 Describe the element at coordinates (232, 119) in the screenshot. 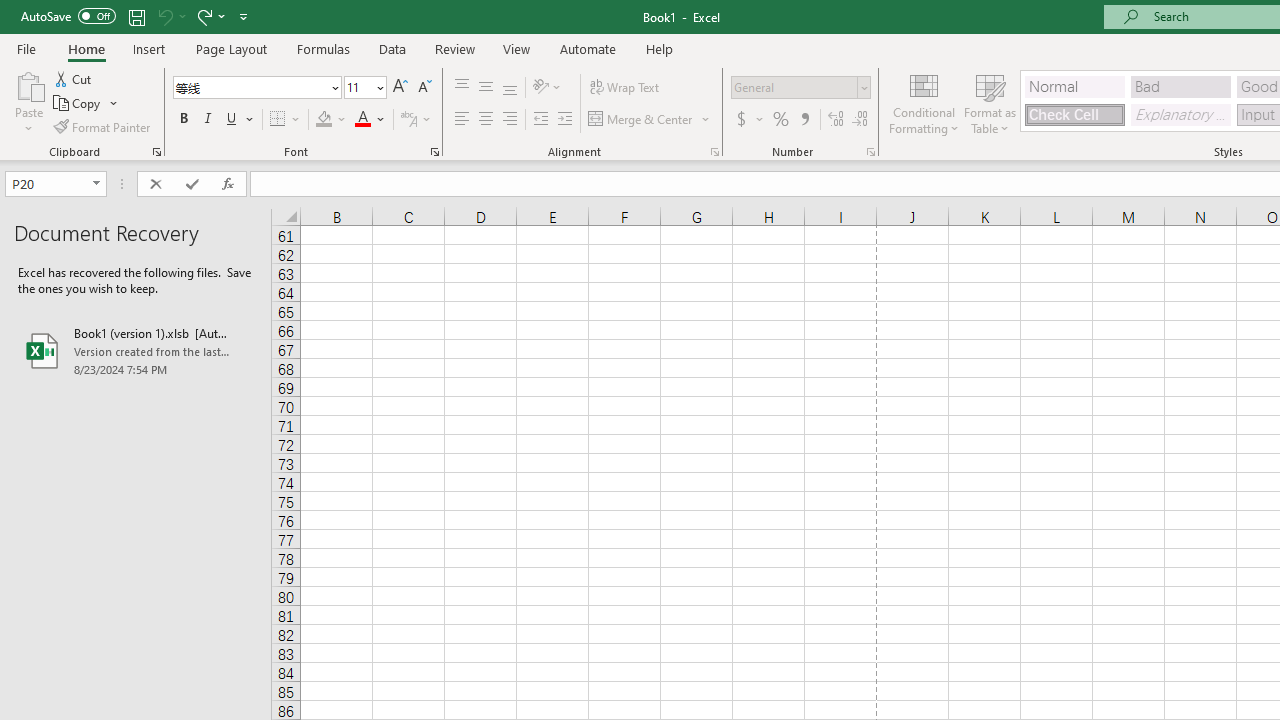

I see `'Underline'` at that location.